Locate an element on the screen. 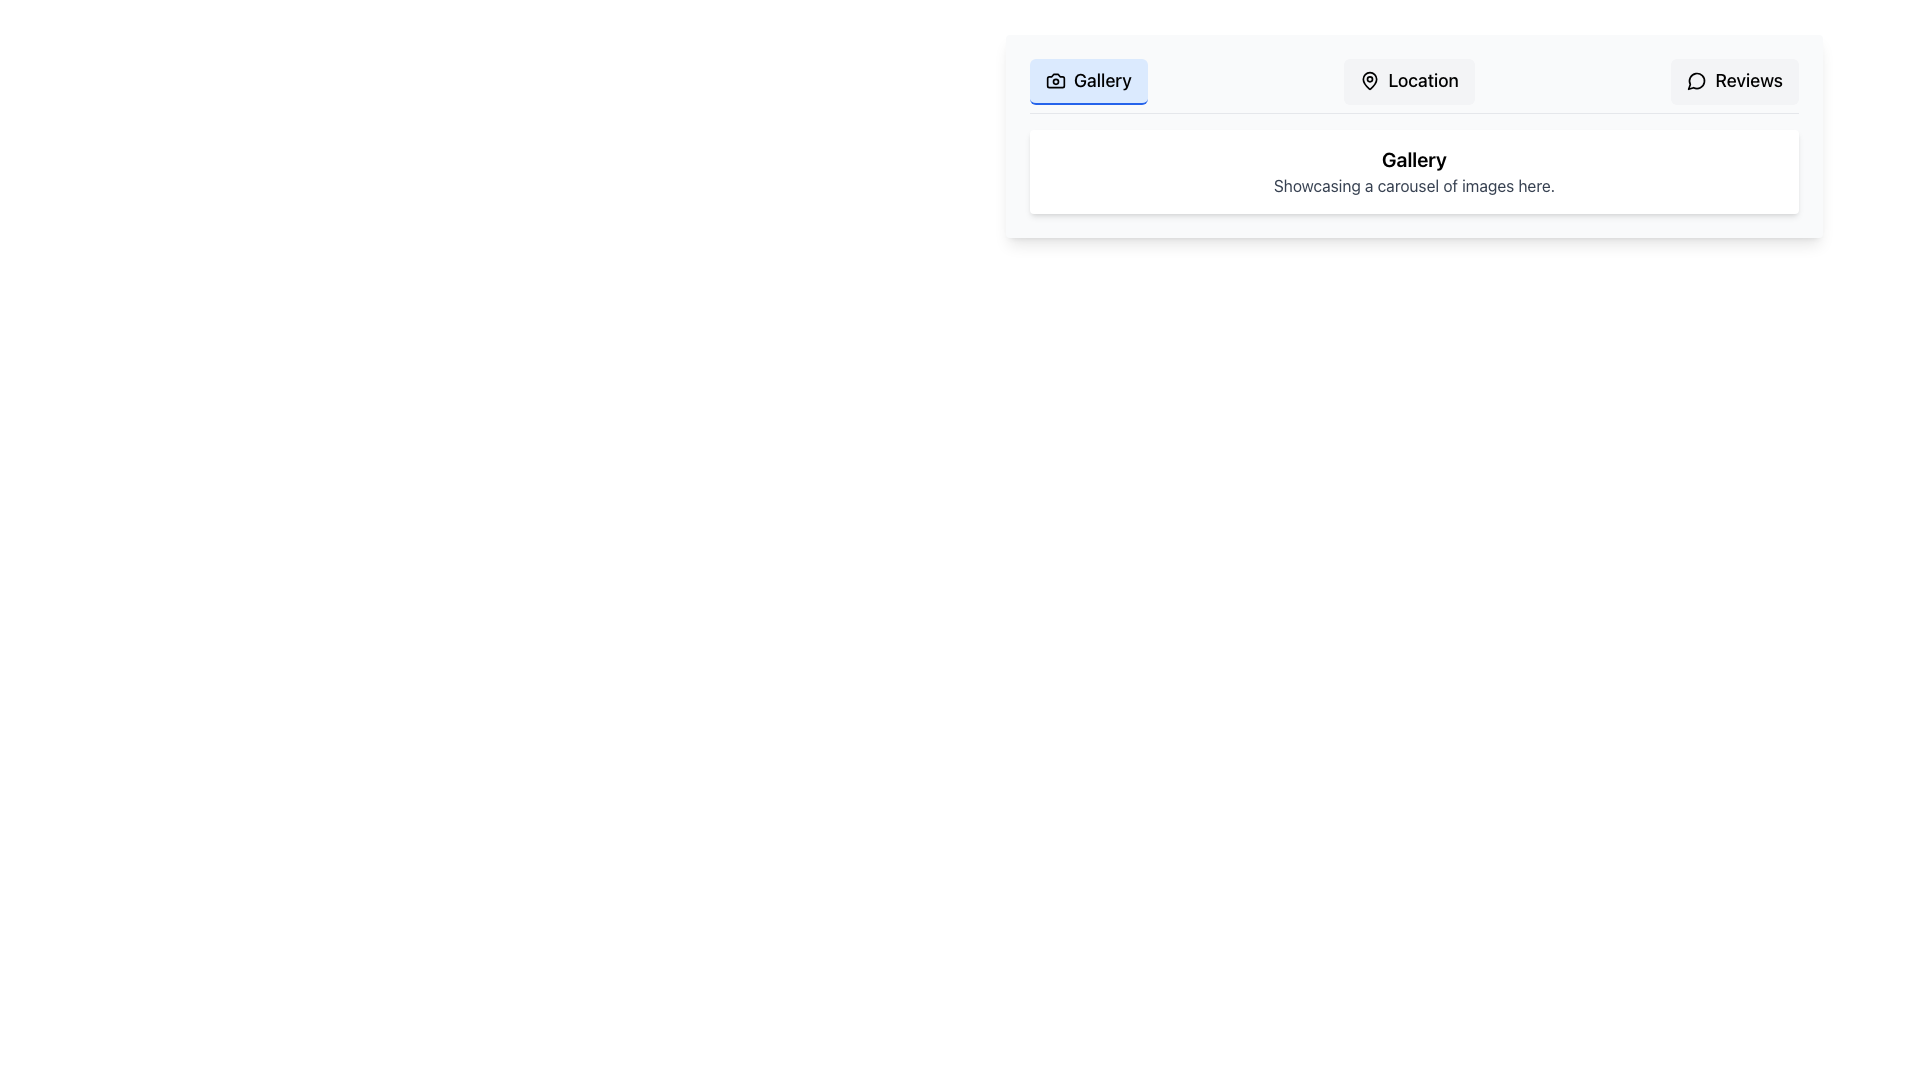 Image resolution: width=1920 pixels, height=1080 pixels. the button on the navigation bar is located at coordinates (1413, 85).